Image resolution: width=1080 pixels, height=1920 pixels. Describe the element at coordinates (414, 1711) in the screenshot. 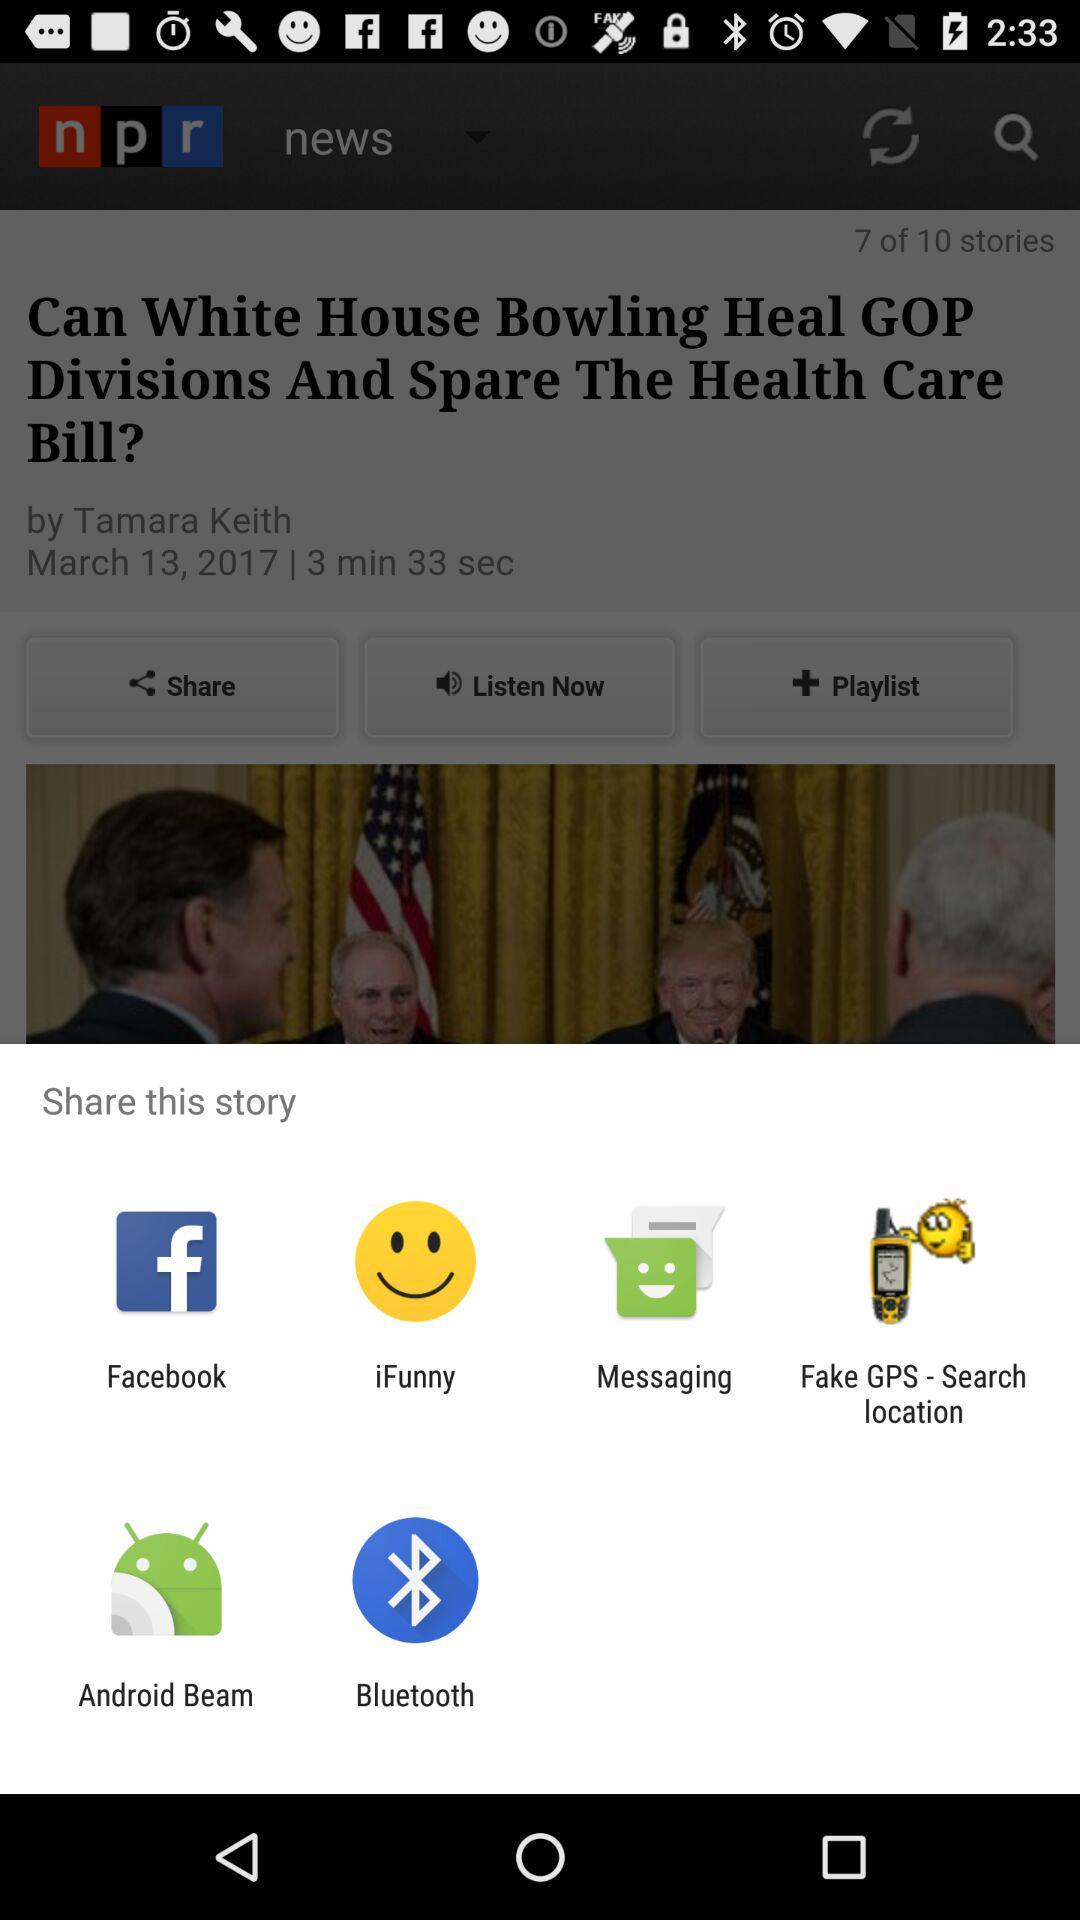

I see `the bluetooth icon` at that location.